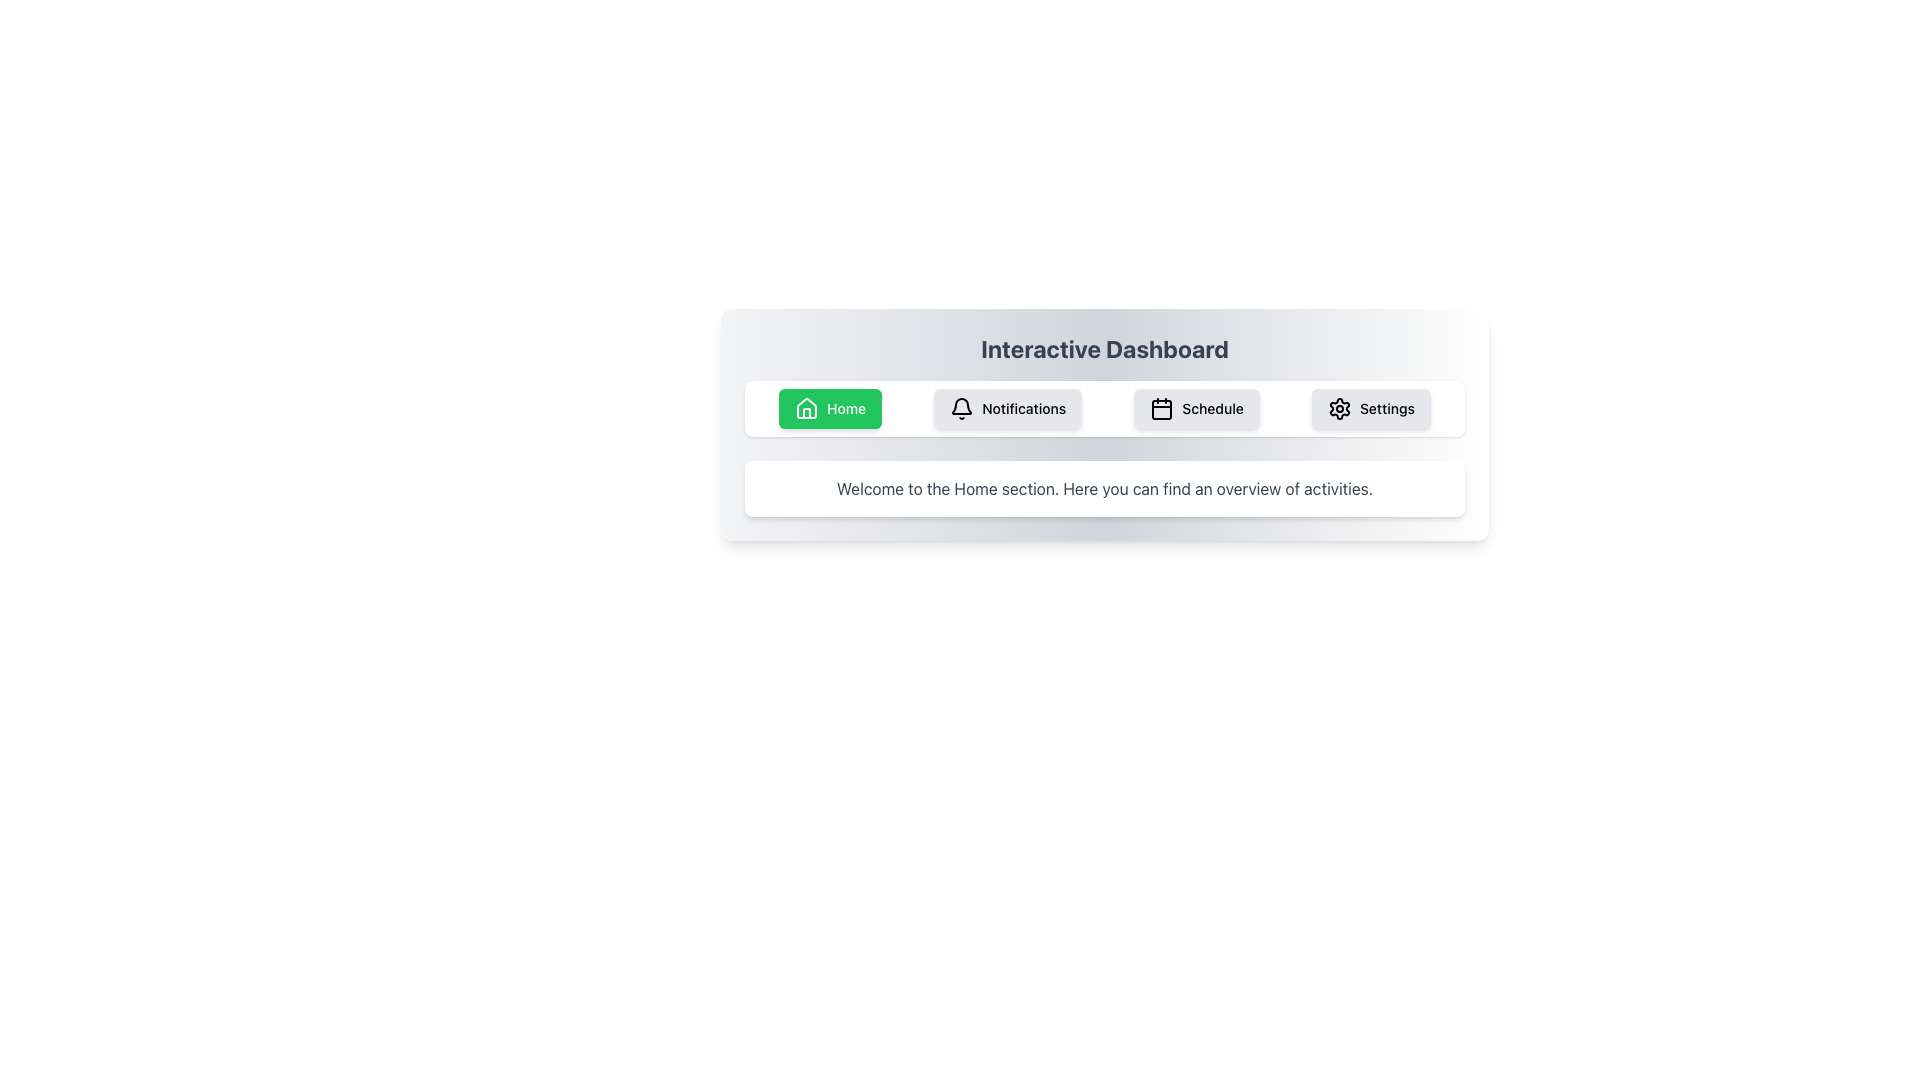 The height and width of the screenshot is (1080, 1920). What do you see at coordinates (1103, 407) in the screenshot?
I see `the 'Home' button in the navigation bar` at bounding box center [1103, 407].